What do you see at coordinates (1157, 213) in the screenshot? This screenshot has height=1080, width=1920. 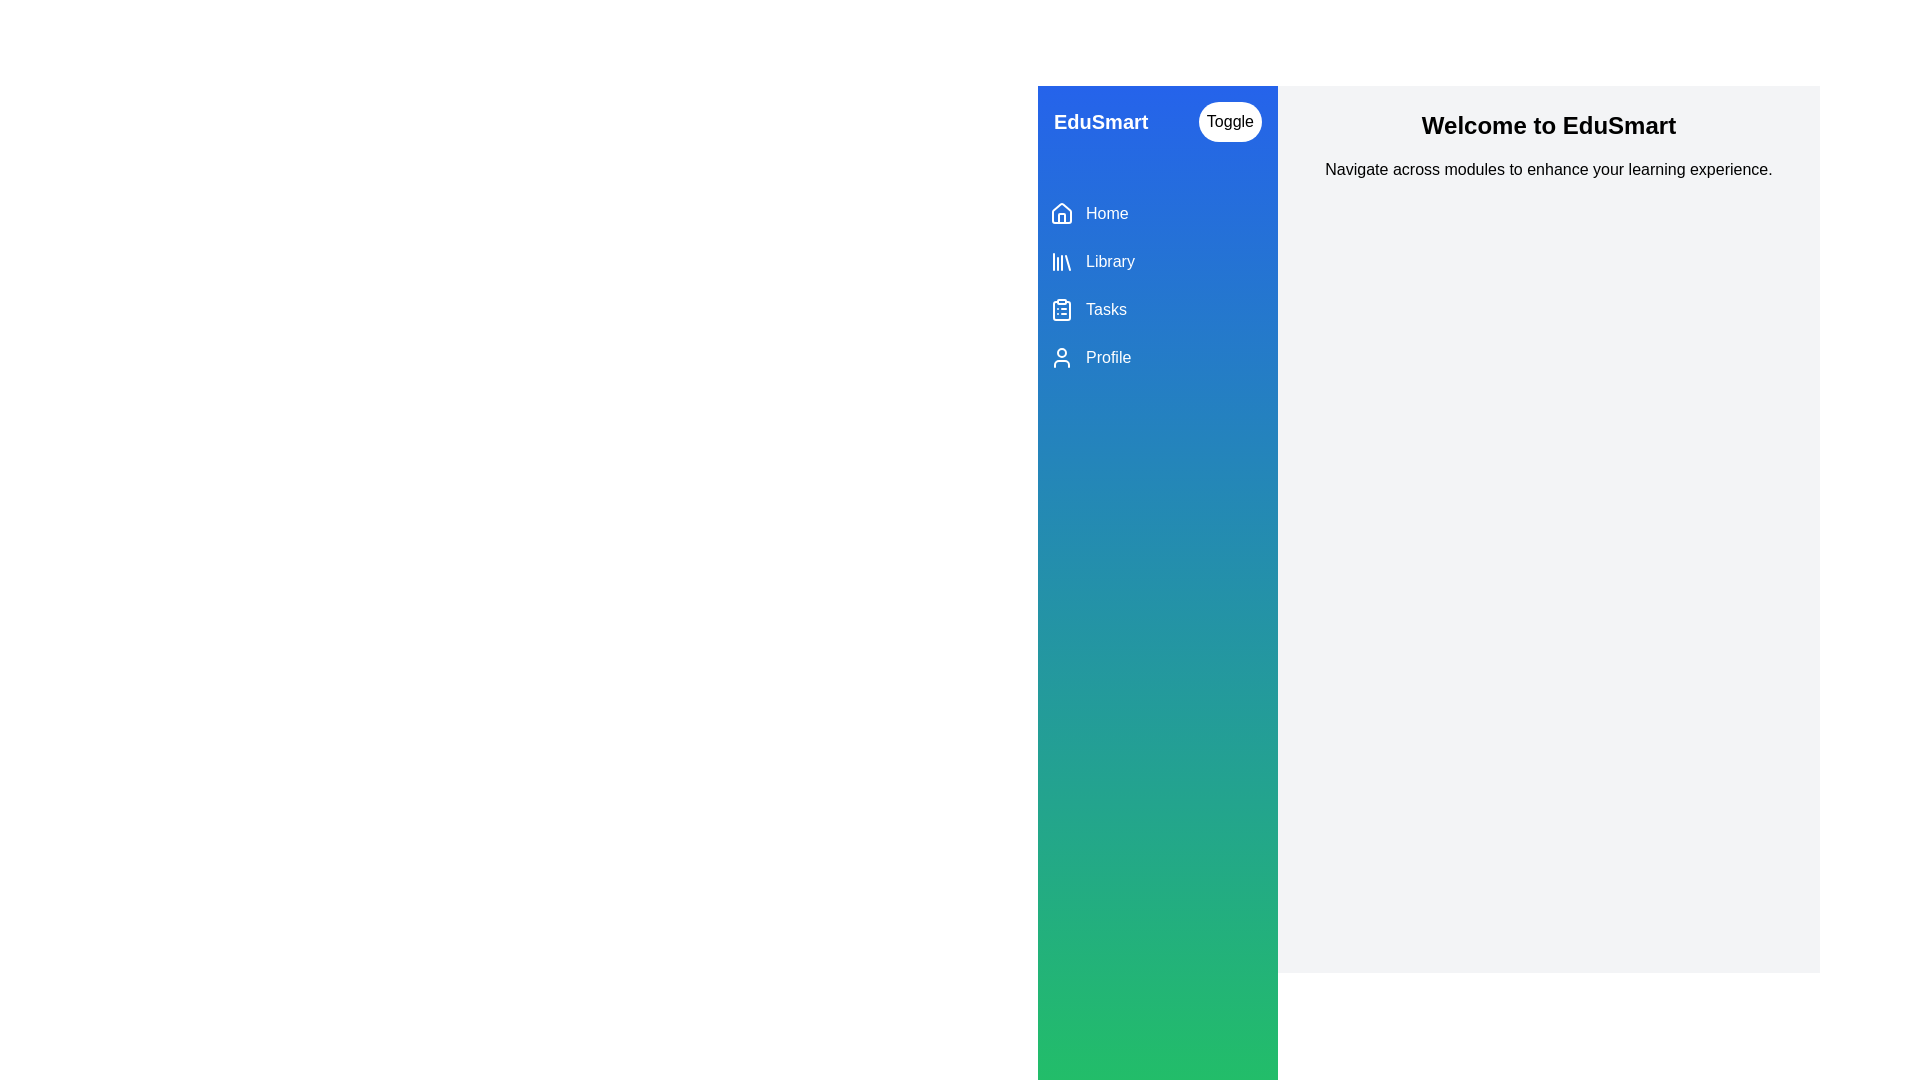 I see `the Home item in the drawer menu` at bounding box center [1157, 213].